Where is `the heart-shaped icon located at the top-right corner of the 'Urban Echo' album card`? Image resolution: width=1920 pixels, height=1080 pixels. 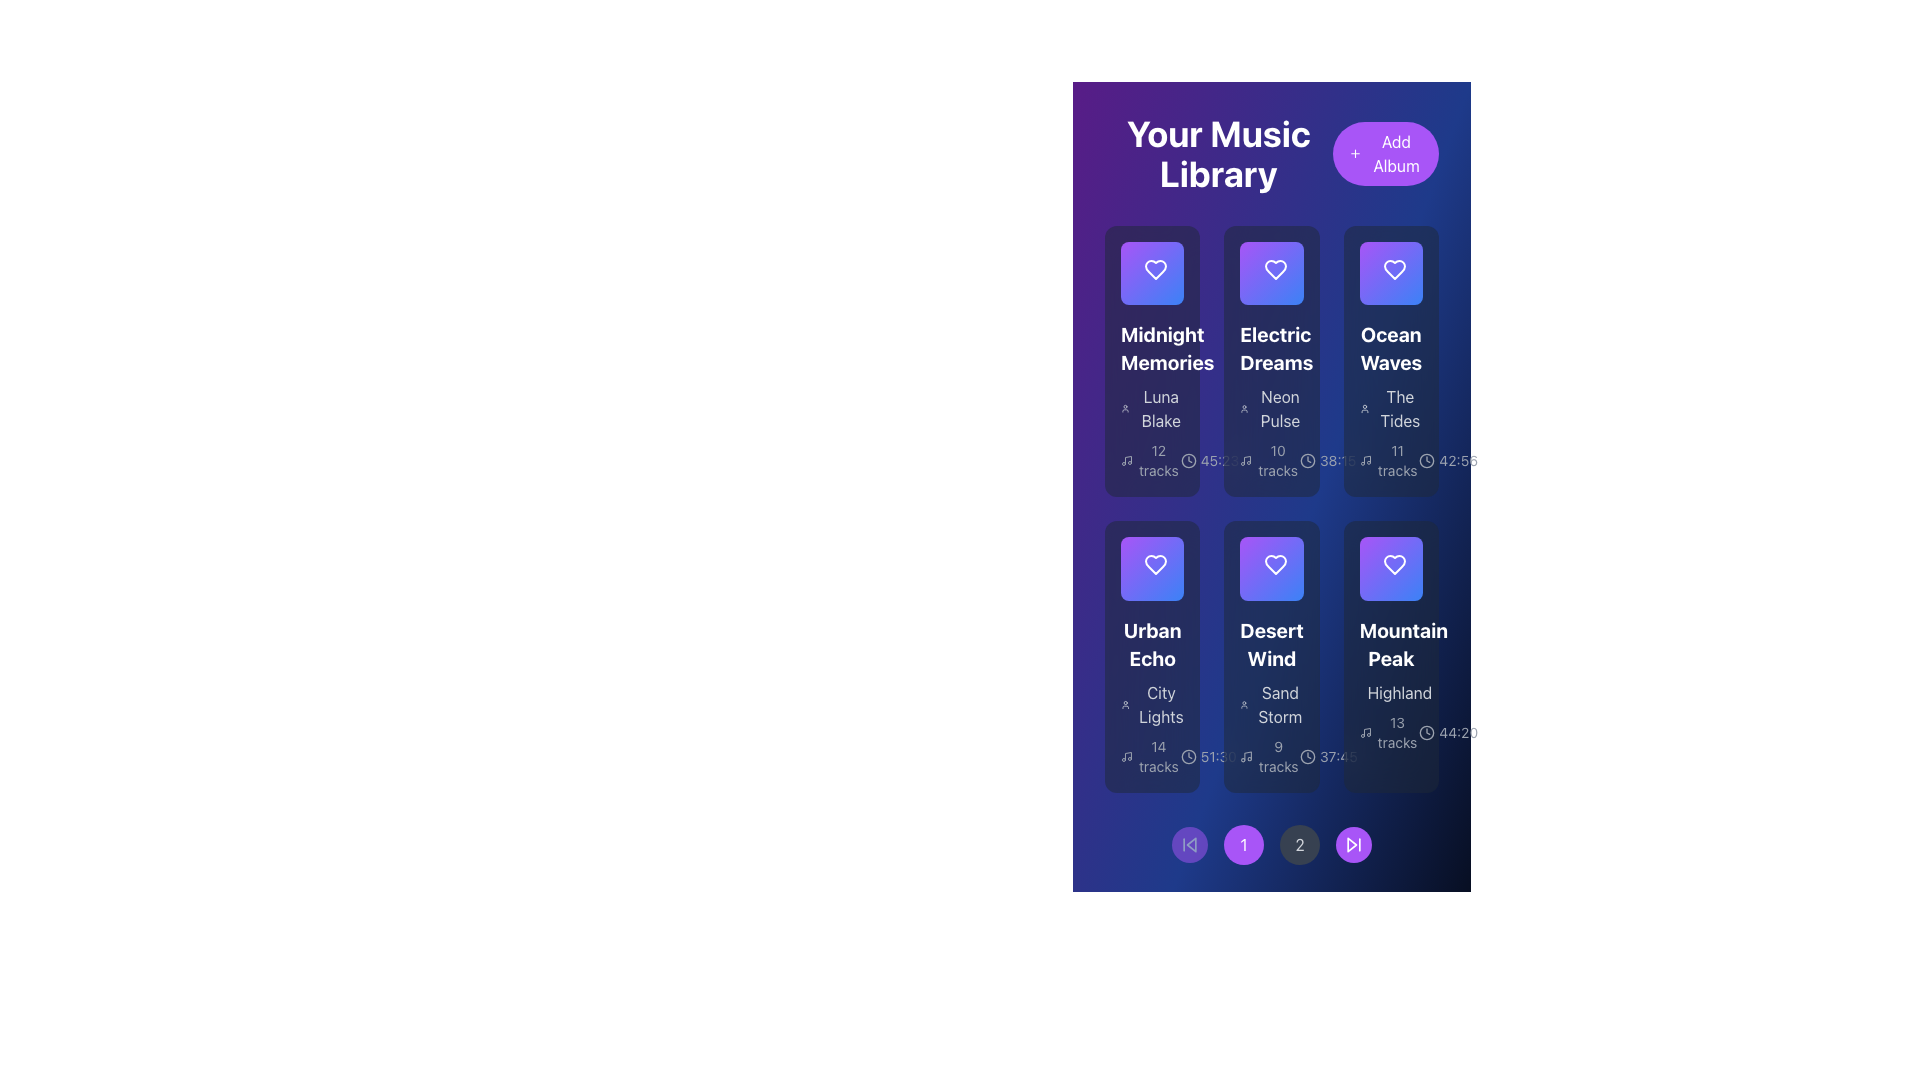
the heart-shaped icon located at the top-right corner of the 'Urban Echo' album card is located at coordinates (1156, 568).